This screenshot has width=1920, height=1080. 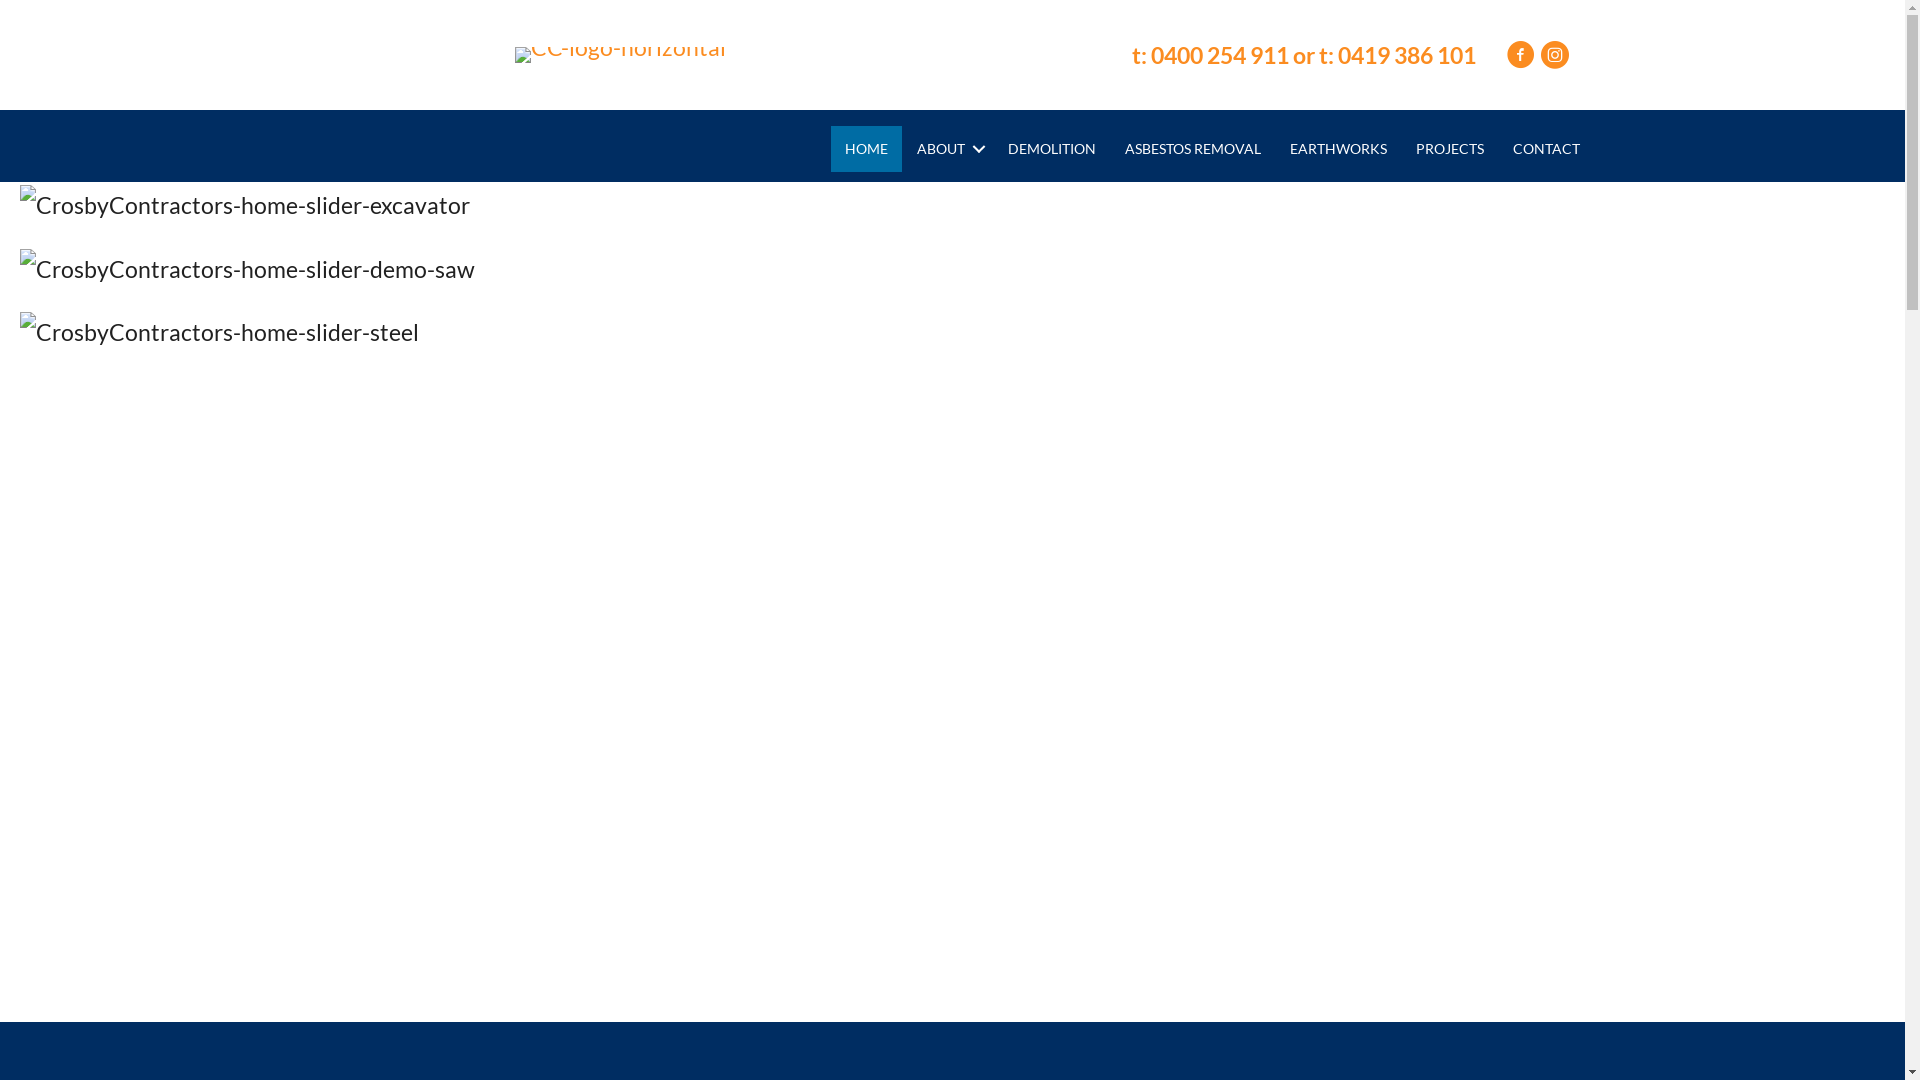 I want to click on 'EARTHWORKS', so click(x=1275, y=148).